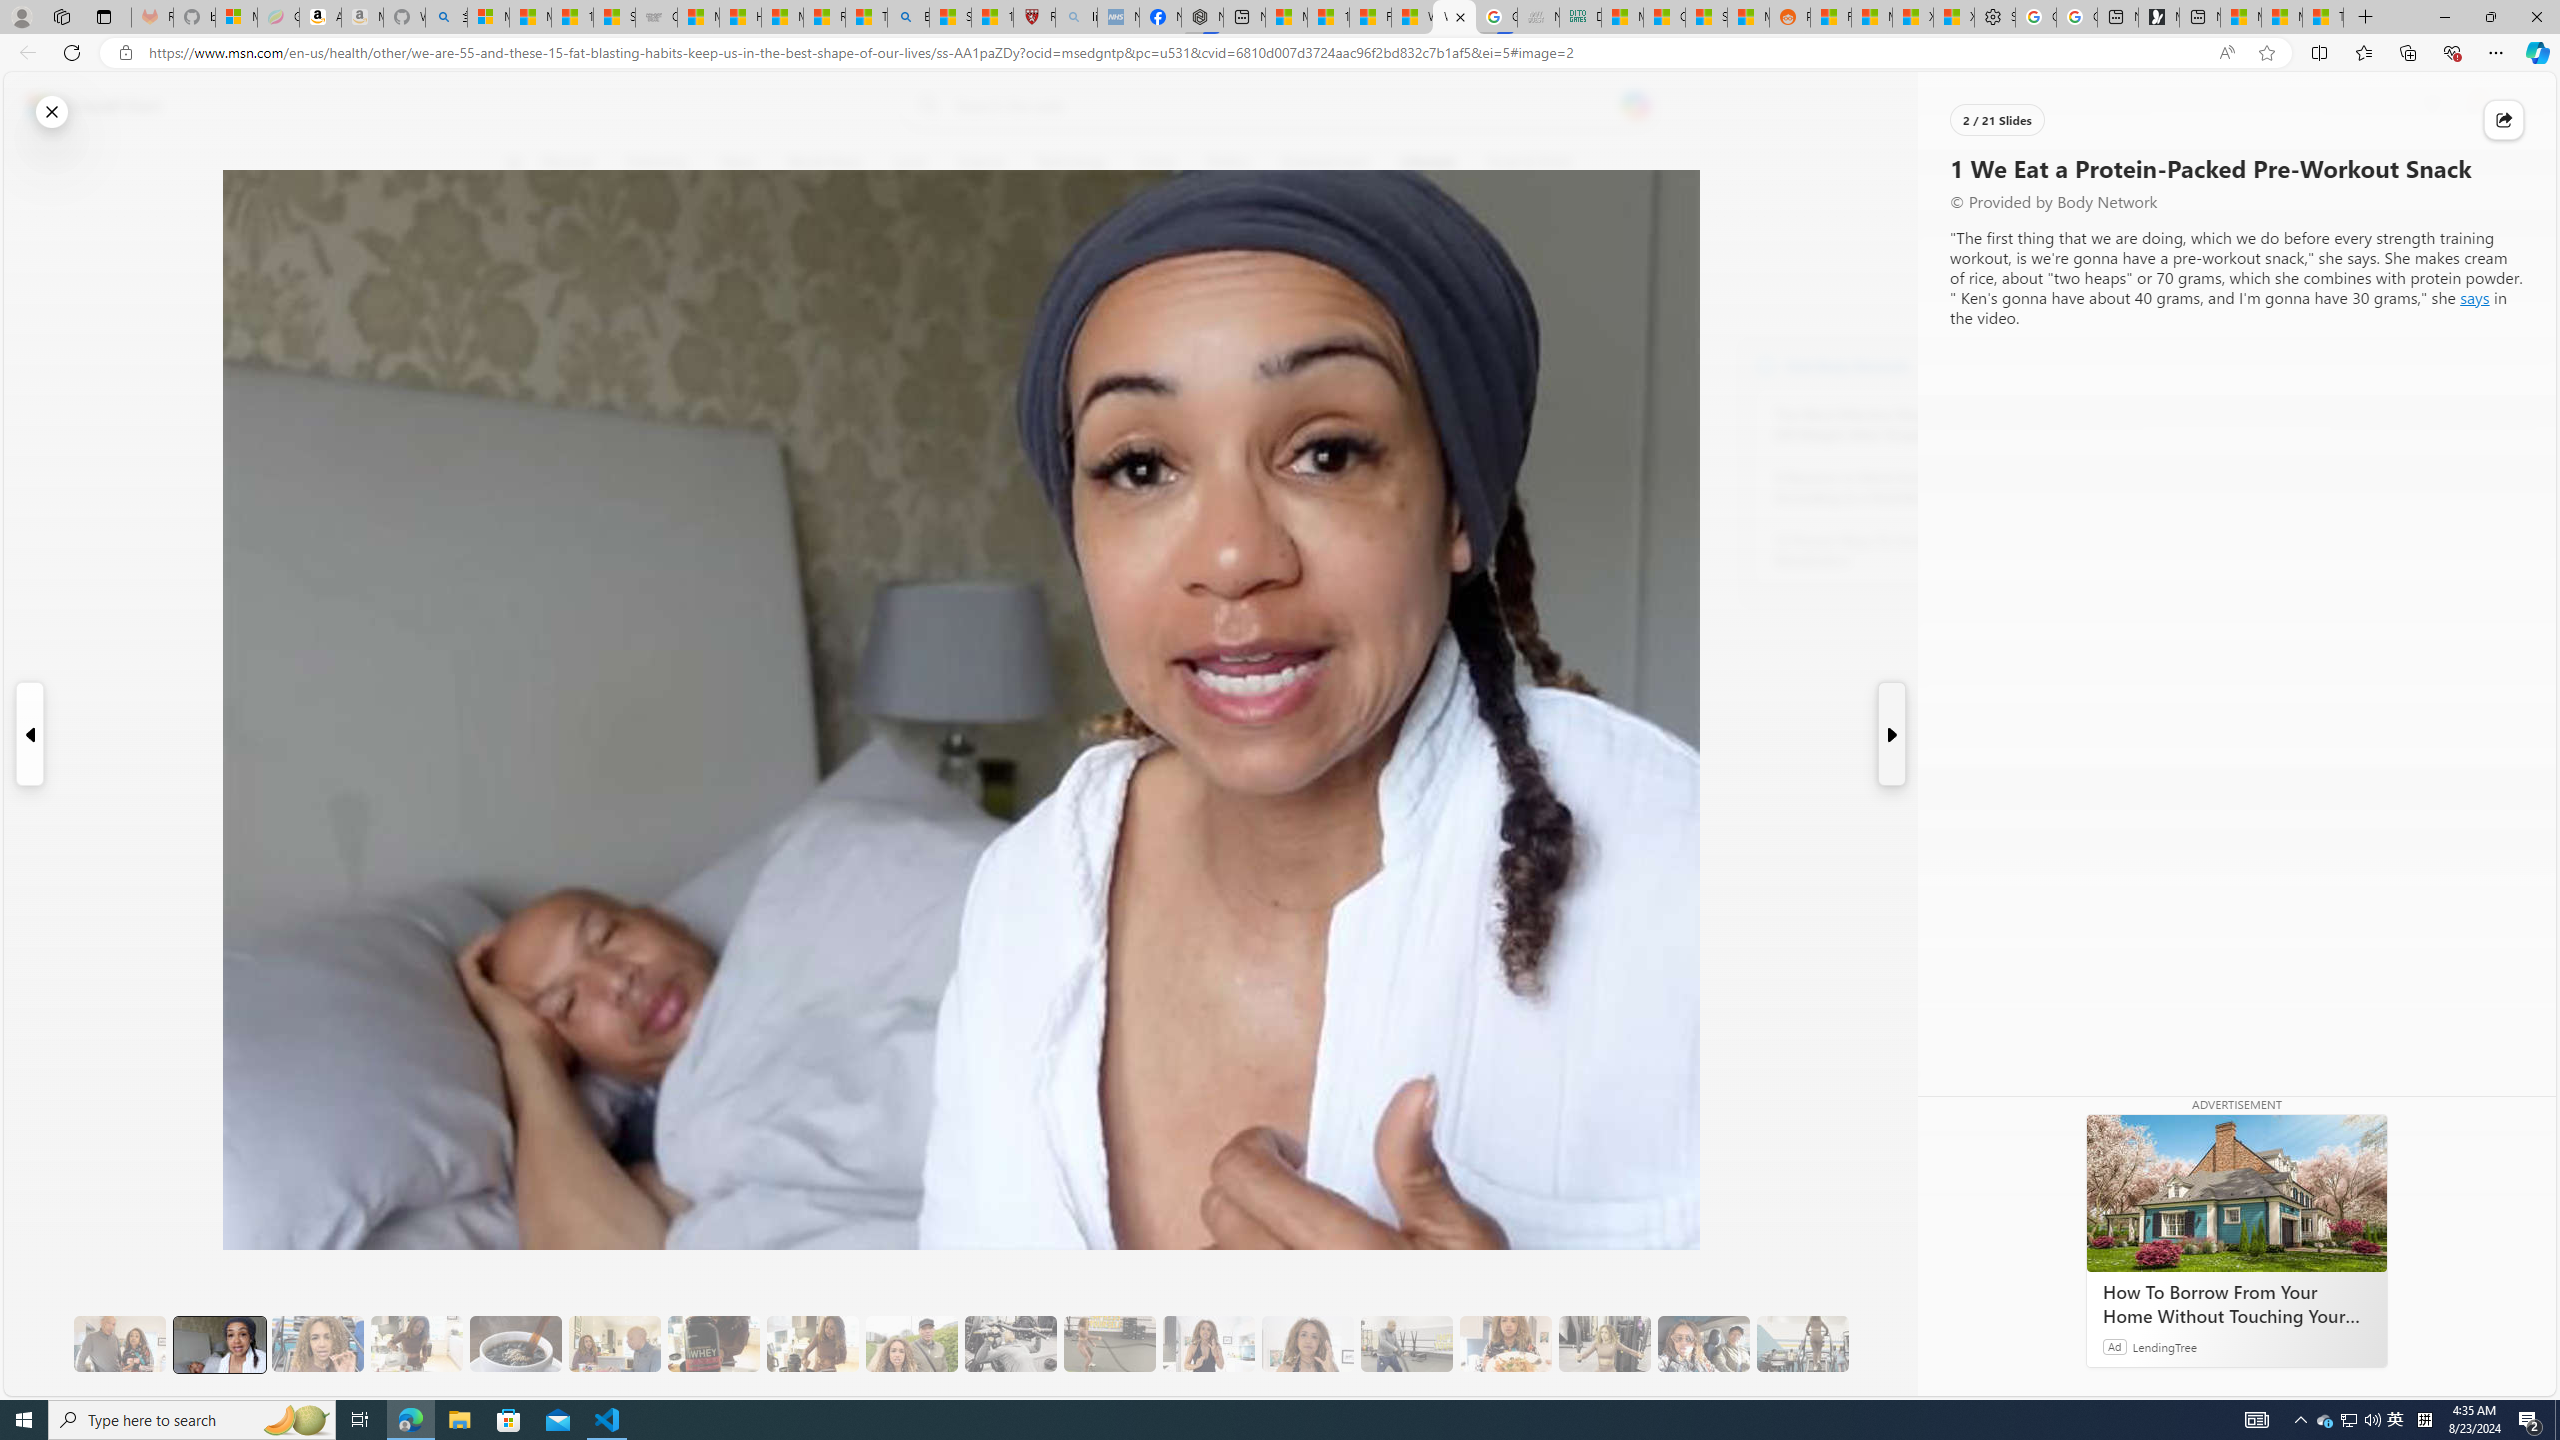 This screenshot has width=2560, height=1440. Describe the element at coordinates (2511, 106) in the screenshot. I see `'Open settings'` at that location.